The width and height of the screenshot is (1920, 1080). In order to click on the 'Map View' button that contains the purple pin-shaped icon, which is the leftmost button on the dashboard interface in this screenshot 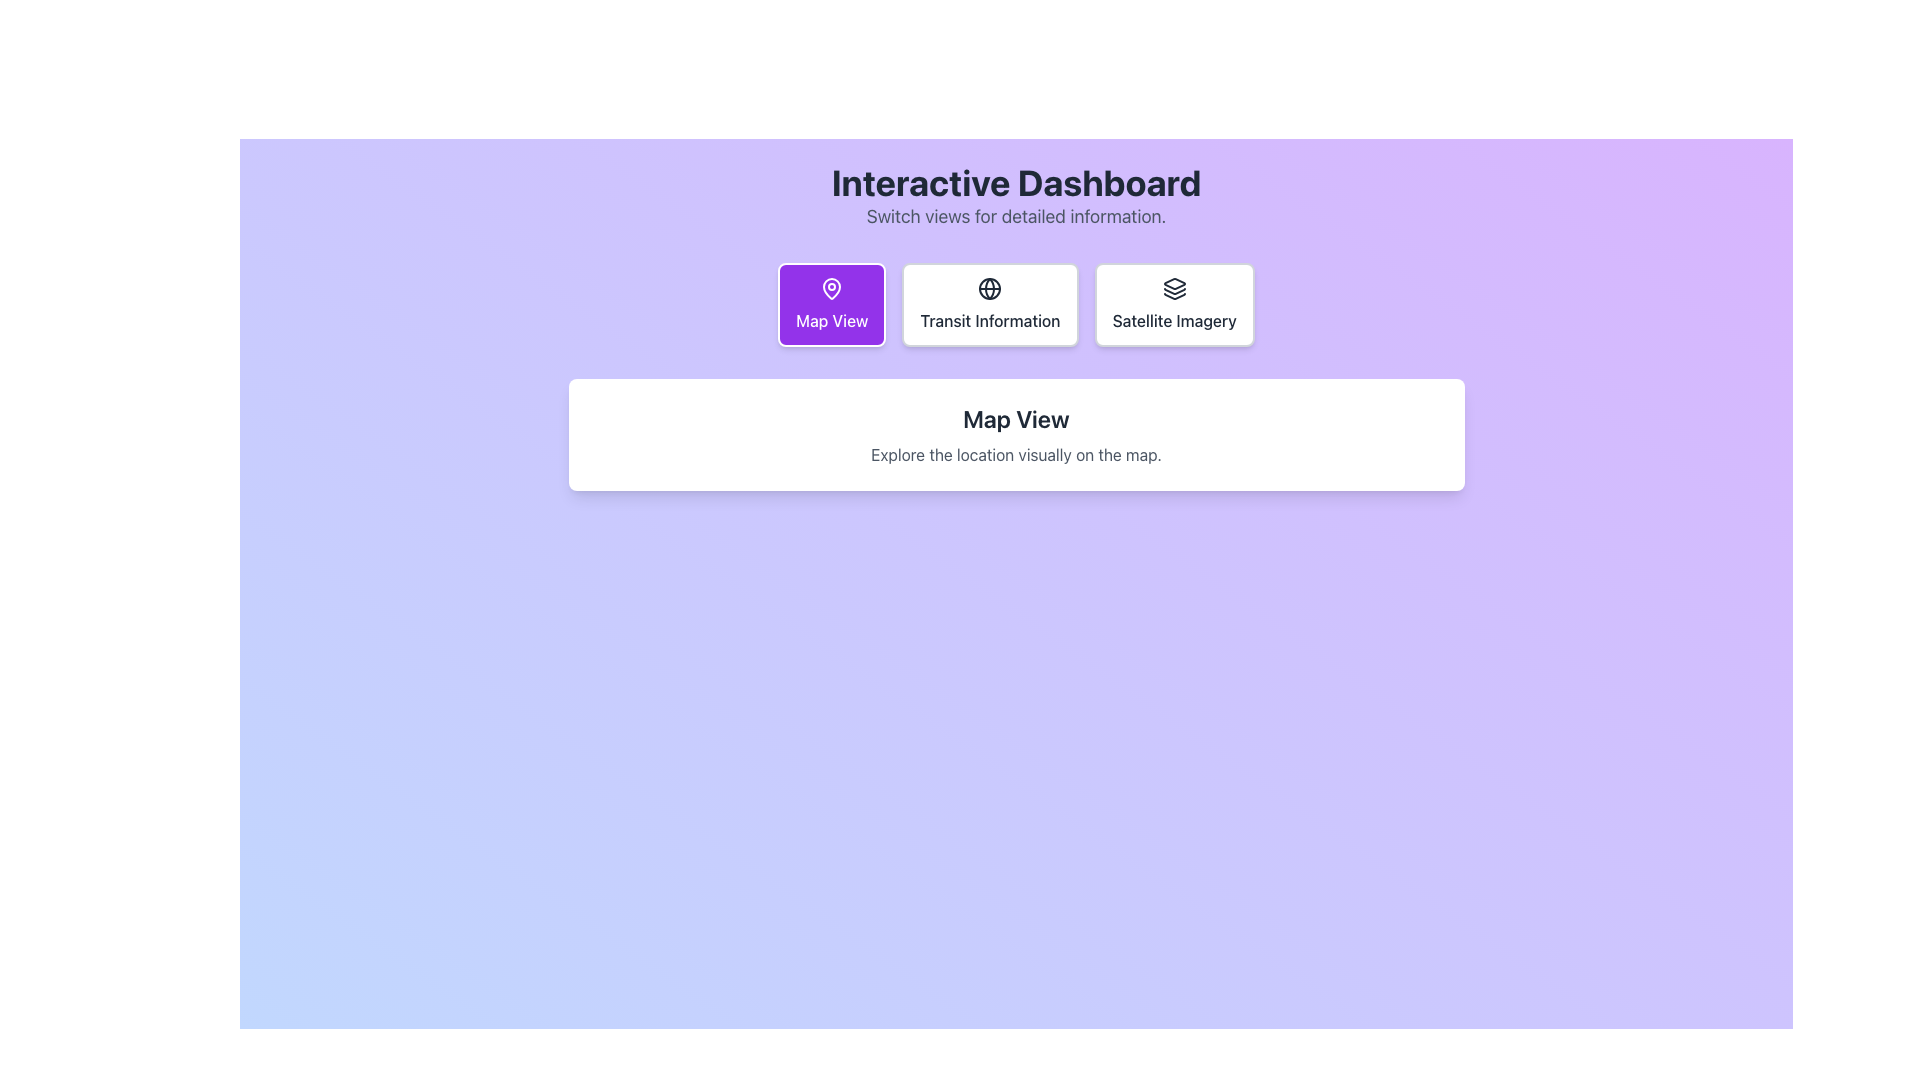, I will do `click(832, 289)`.